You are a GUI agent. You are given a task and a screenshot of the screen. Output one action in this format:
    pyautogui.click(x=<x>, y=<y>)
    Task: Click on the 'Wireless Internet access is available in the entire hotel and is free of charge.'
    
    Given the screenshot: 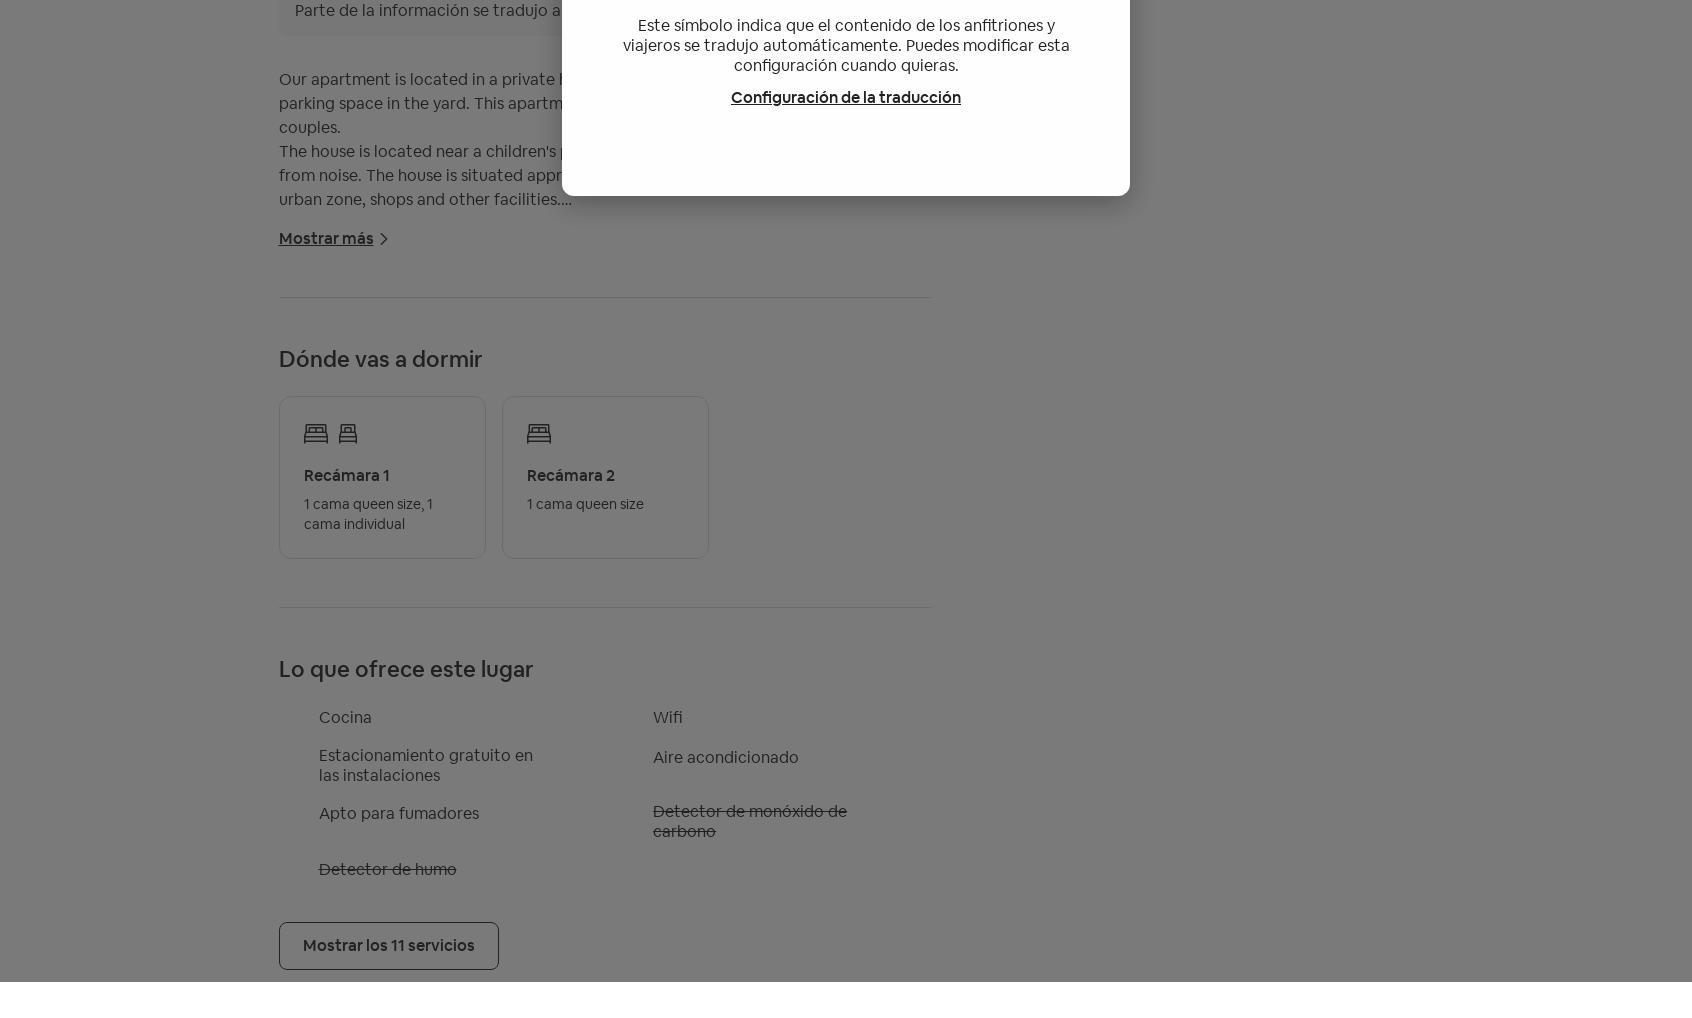 What is the action you would take?
    pyautogui.click(x=277, y=534)
    